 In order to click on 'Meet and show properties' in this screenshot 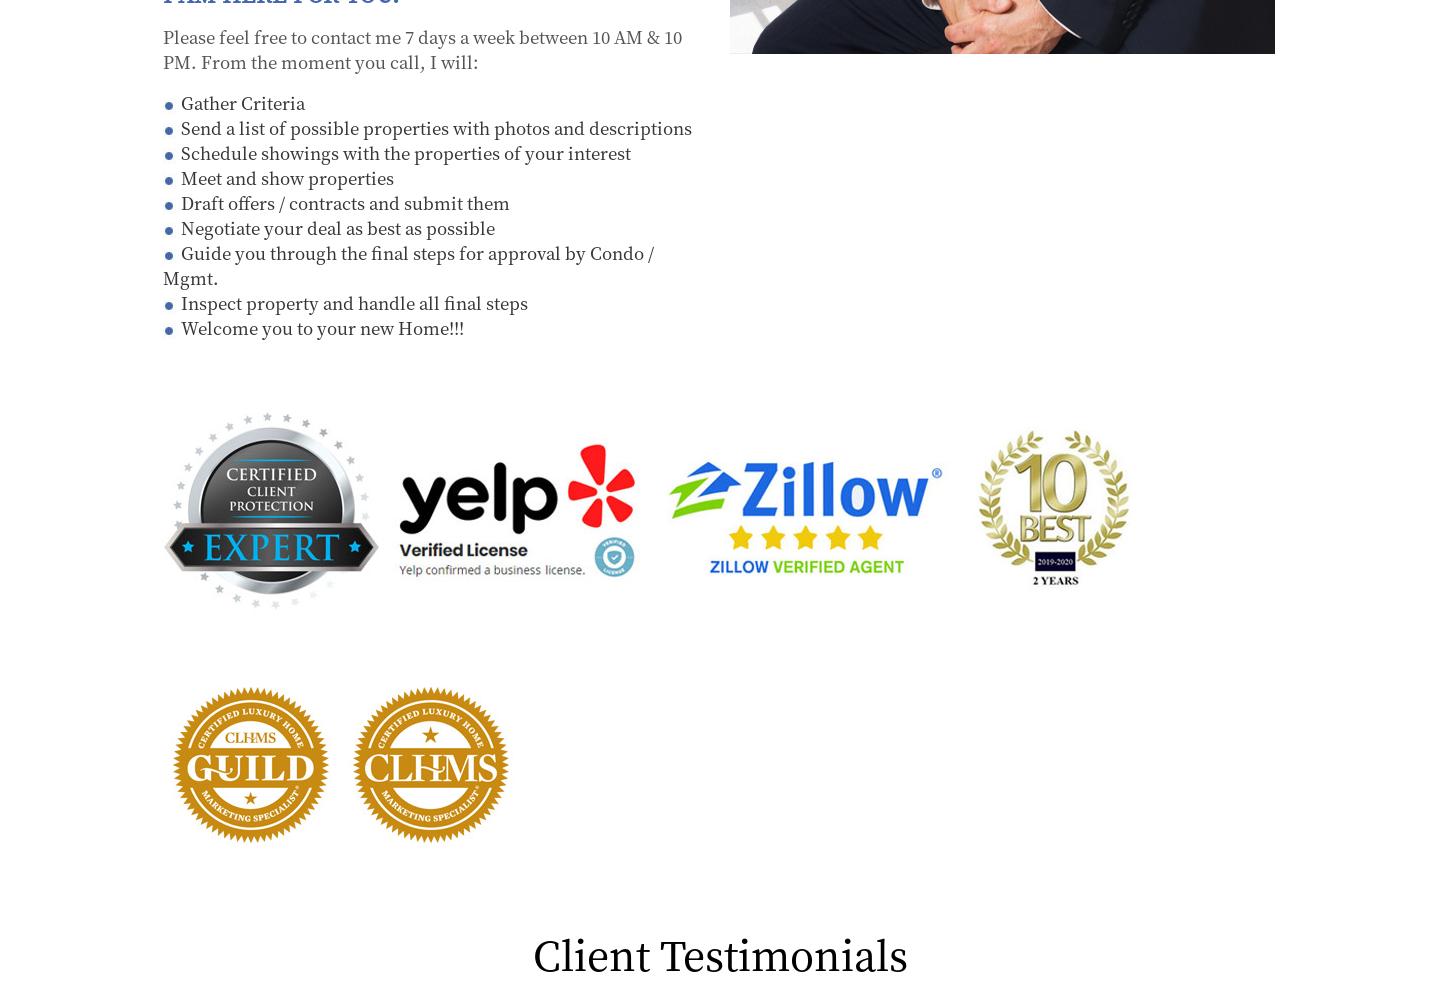, I will do `click(181, 176)`.